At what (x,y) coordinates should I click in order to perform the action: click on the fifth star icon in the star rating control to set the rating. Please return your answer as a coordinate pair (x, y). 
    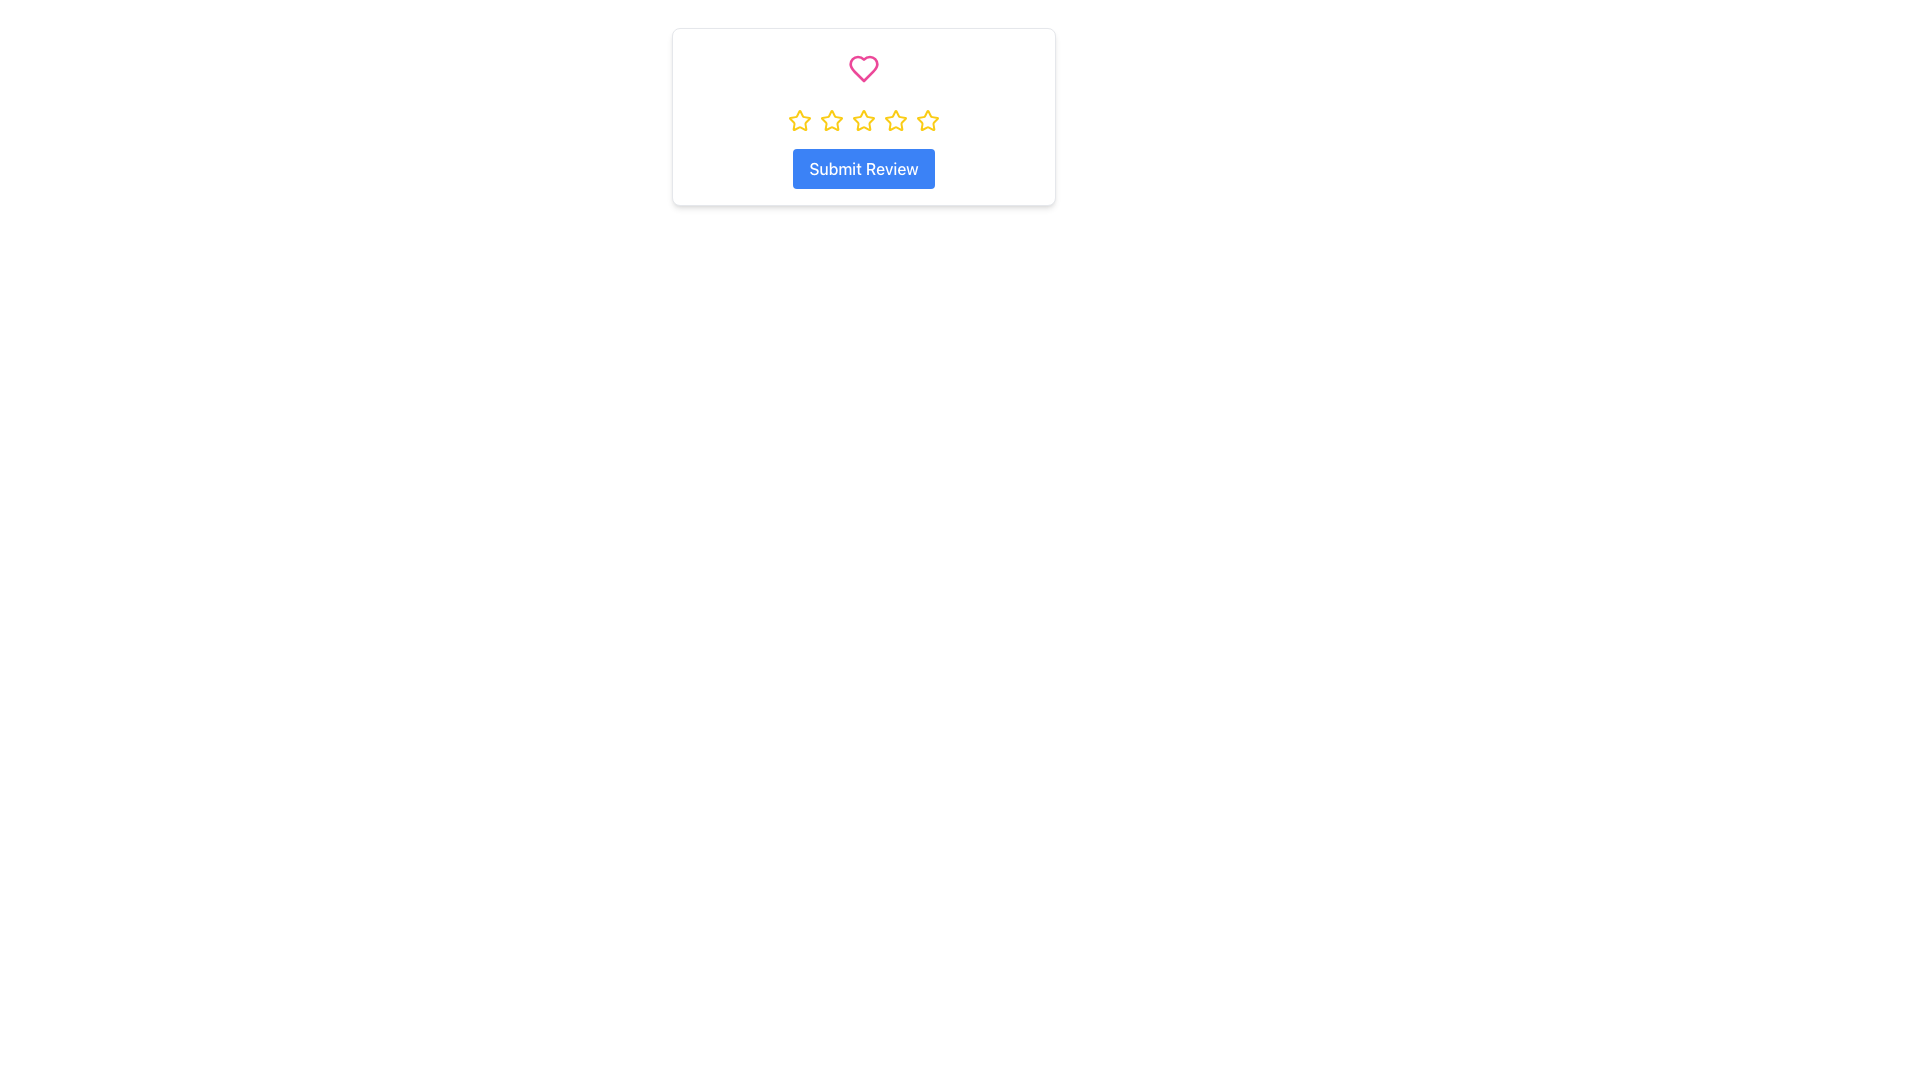
    Looking at the image, I should click on (926, 120).